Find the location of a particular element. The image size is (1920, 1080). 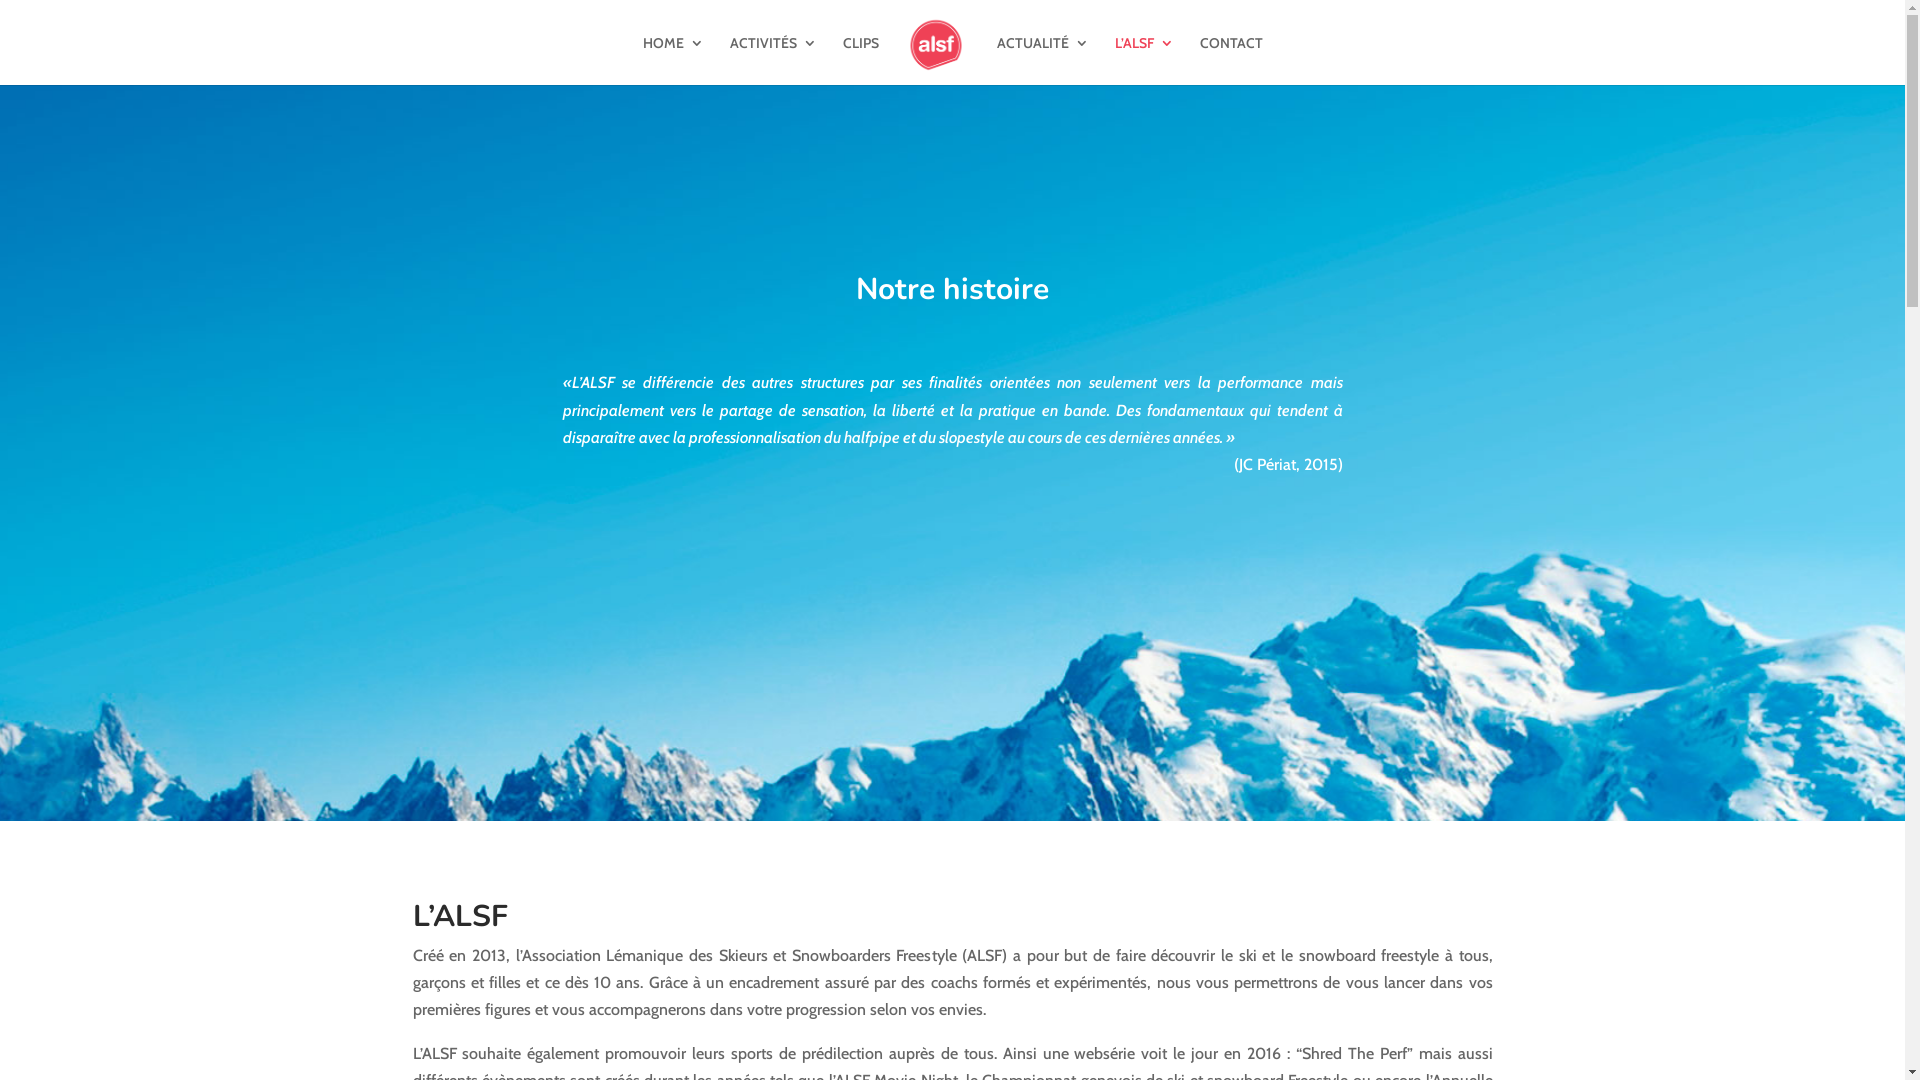

'CLIPS' is located at coordinates (859, 59).